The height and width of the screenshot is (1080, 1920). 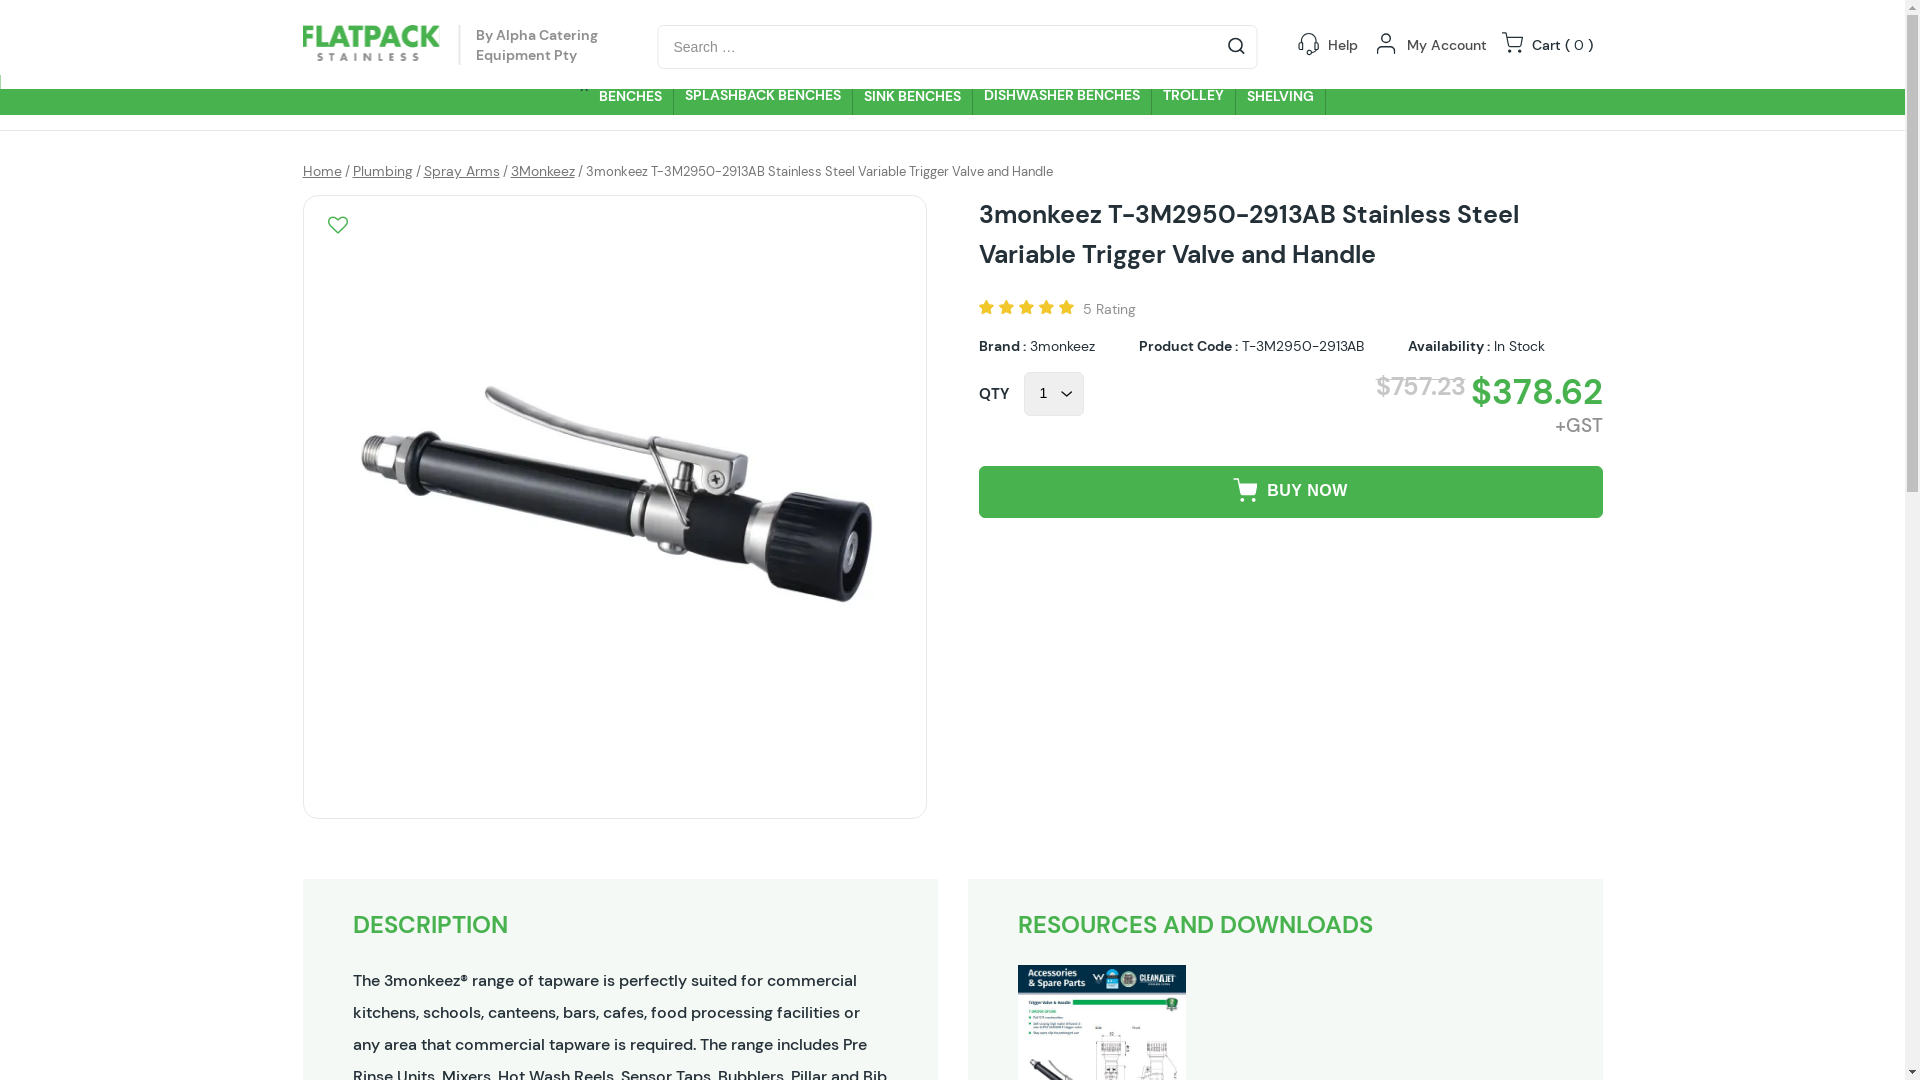 What do you see at coordinates (321, 169) in the screenshot?
I see `'Home'` at bounding box center [321, 169].